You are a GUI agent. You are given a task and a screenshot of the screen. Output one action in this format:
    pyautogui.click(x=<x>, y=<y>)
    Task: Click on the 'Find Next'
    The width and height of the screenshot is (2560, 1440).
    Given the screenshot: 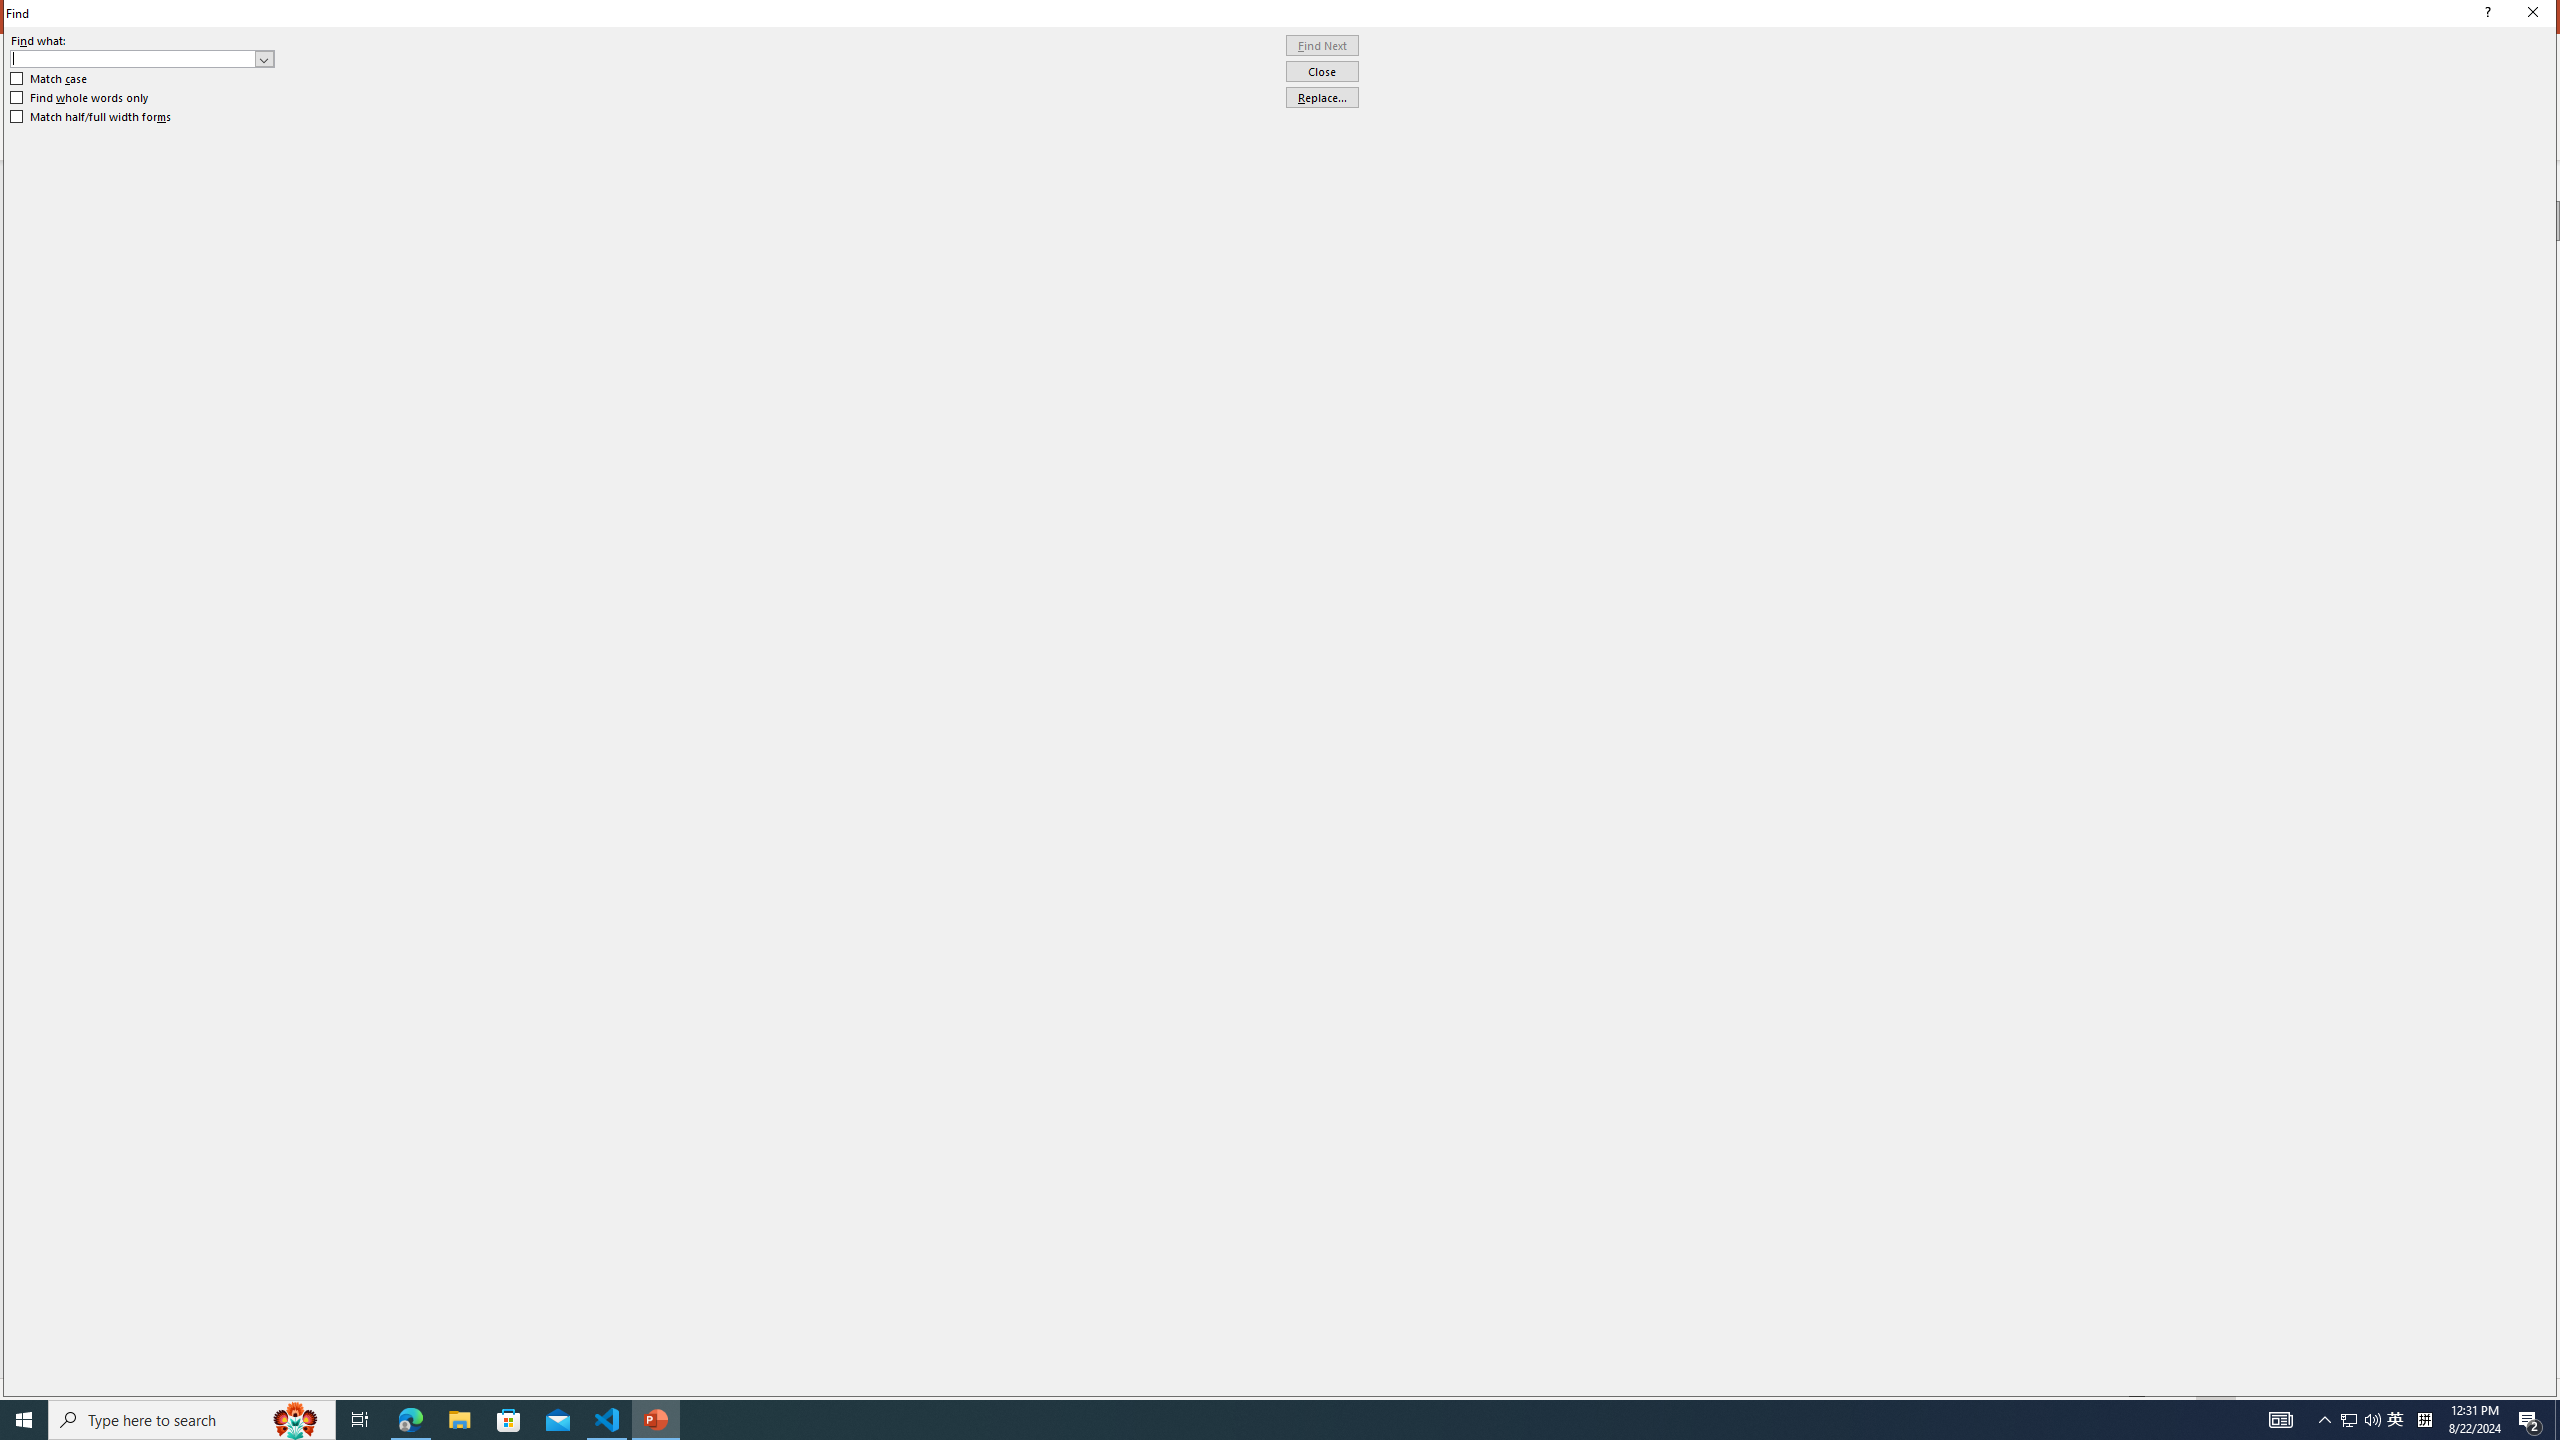 What is the action you would take?
    pyautogui.click(x=1321, y=45)
    